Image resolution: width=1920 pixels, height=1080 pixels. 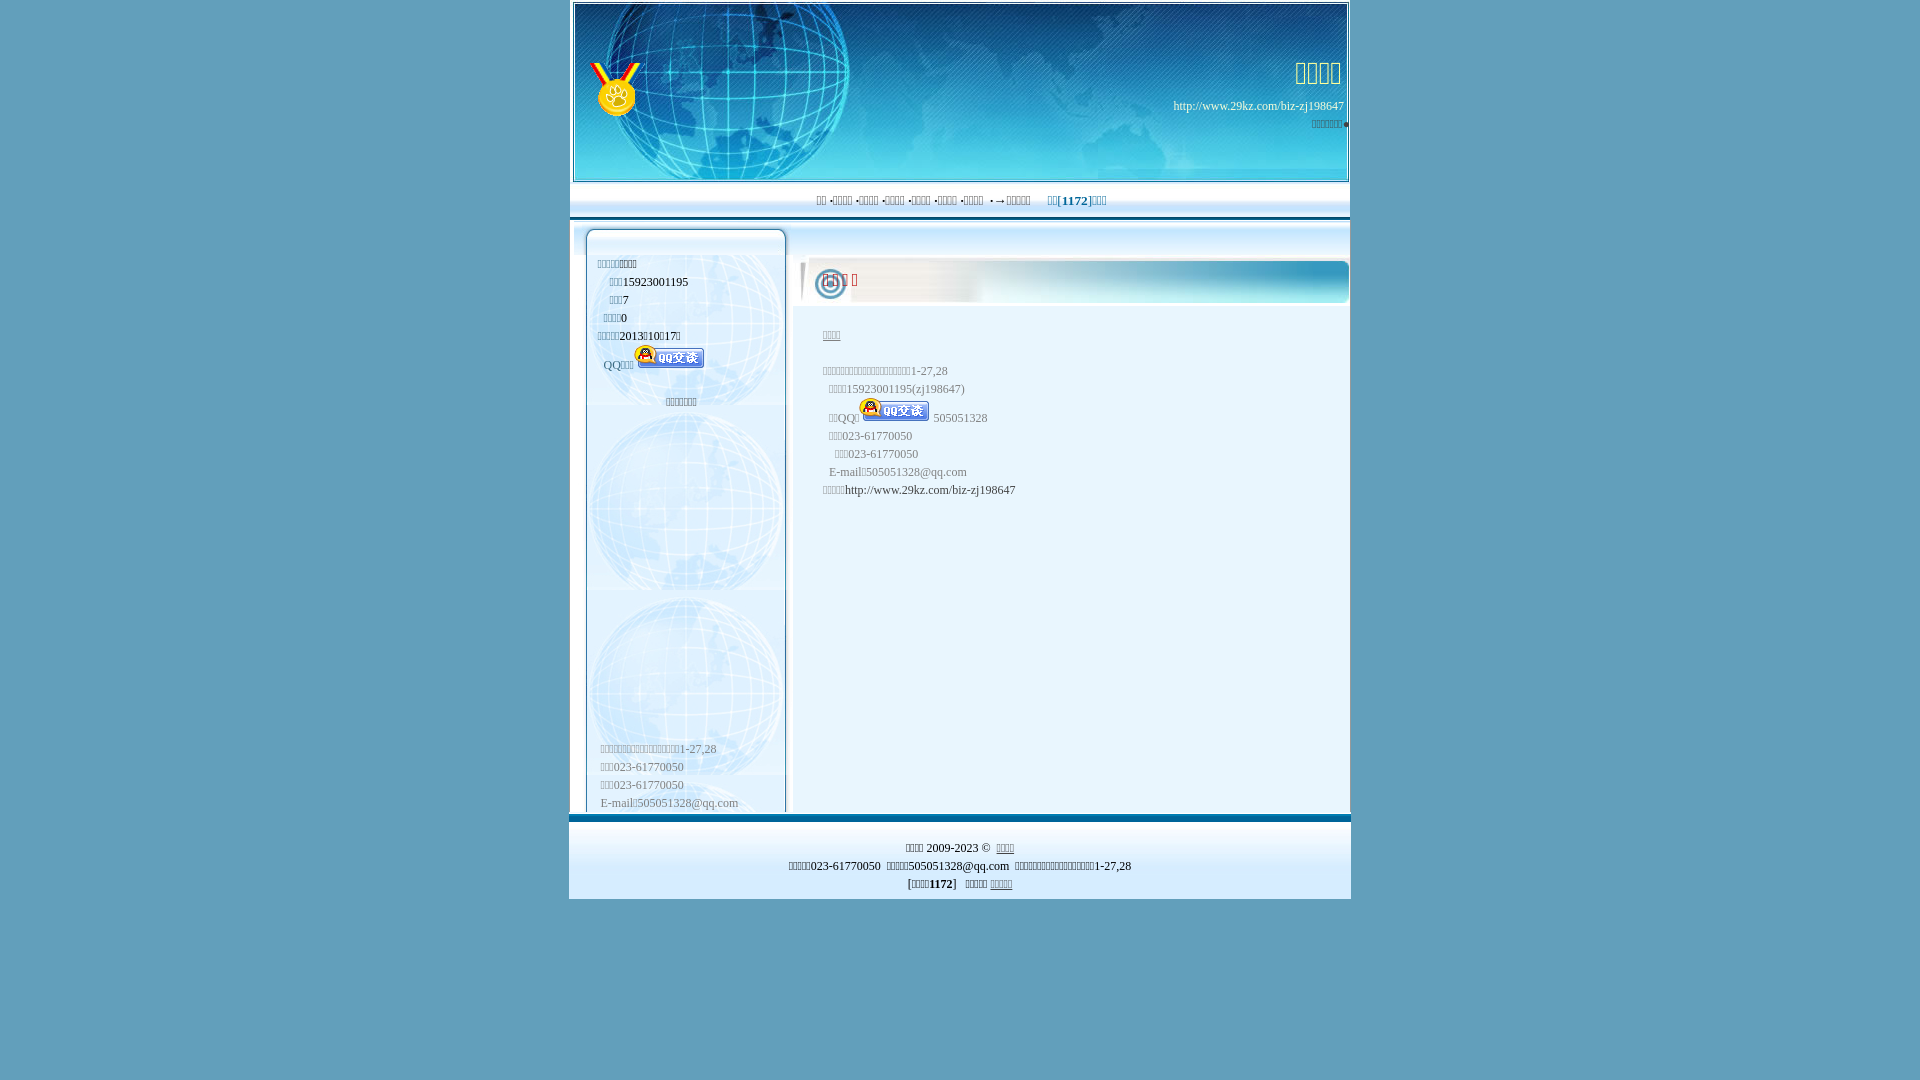 I want to click on 'http://www.29kz.com/biz-zj198647', so click(x=1257, y=105).